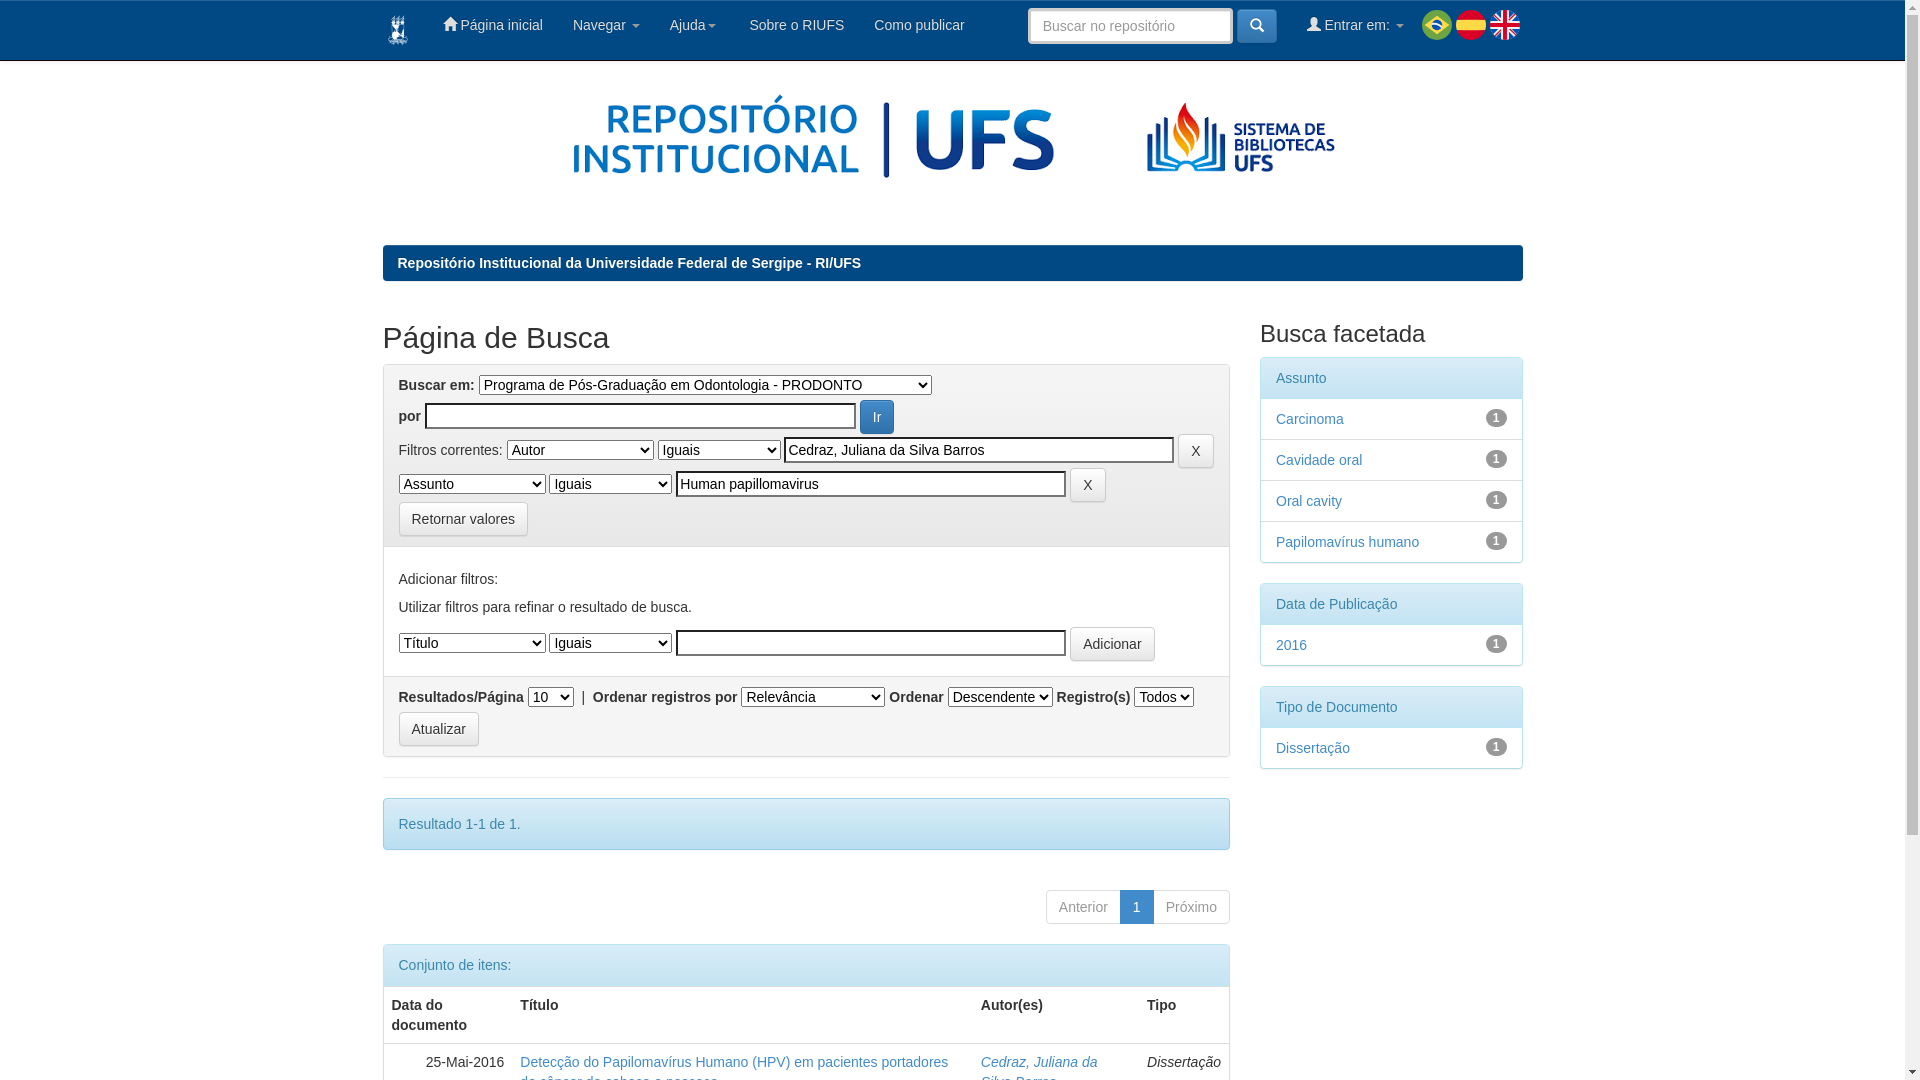 This screenshot has height=1080, width=1920. What do you see at coordinates (654, 24) in the screenshot?
I see `'Ajuda'` at bounding box center [654, 24].